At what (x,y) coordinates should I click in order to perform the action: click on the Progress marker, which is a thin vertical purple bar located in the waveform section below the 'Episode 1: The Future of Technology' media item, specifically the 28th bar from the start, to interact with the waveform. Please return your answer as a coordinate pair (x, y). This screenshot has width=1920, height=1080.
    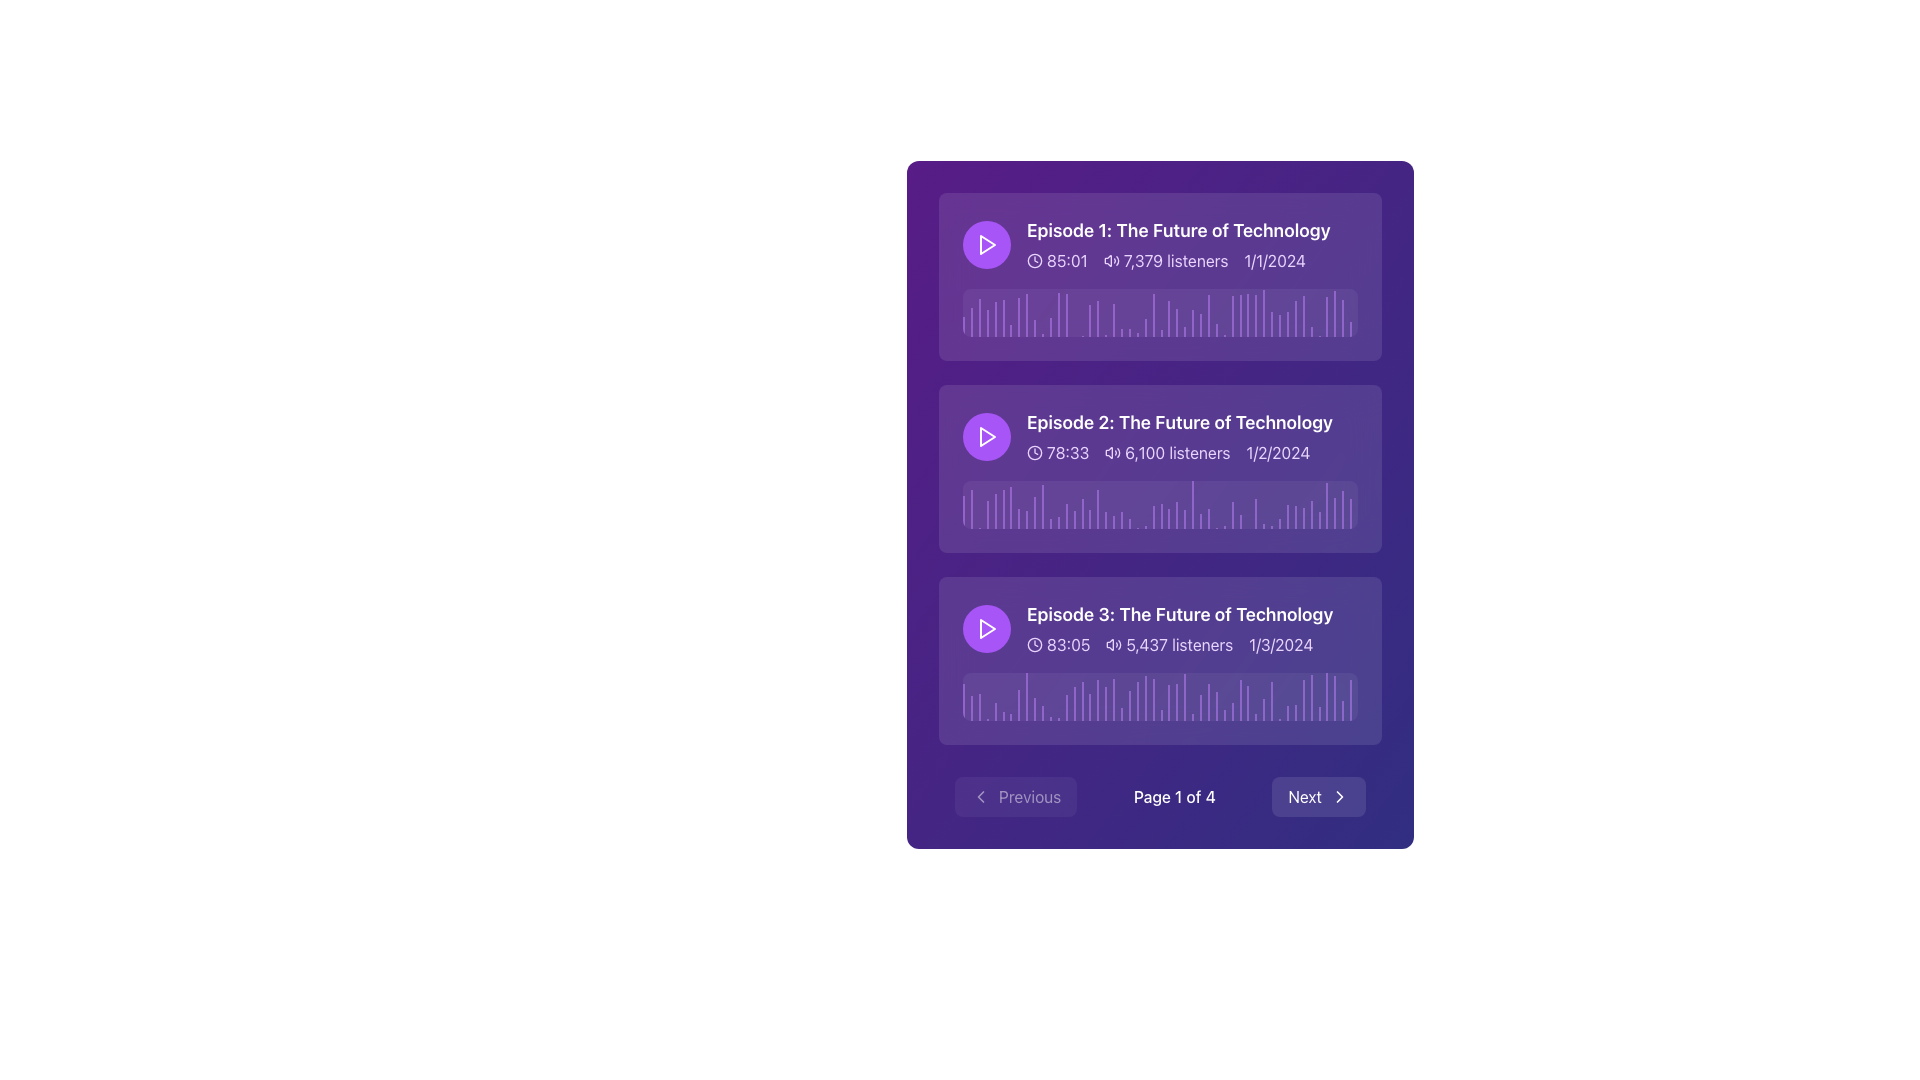
    Looking at the image, I should click on (1177, 322).